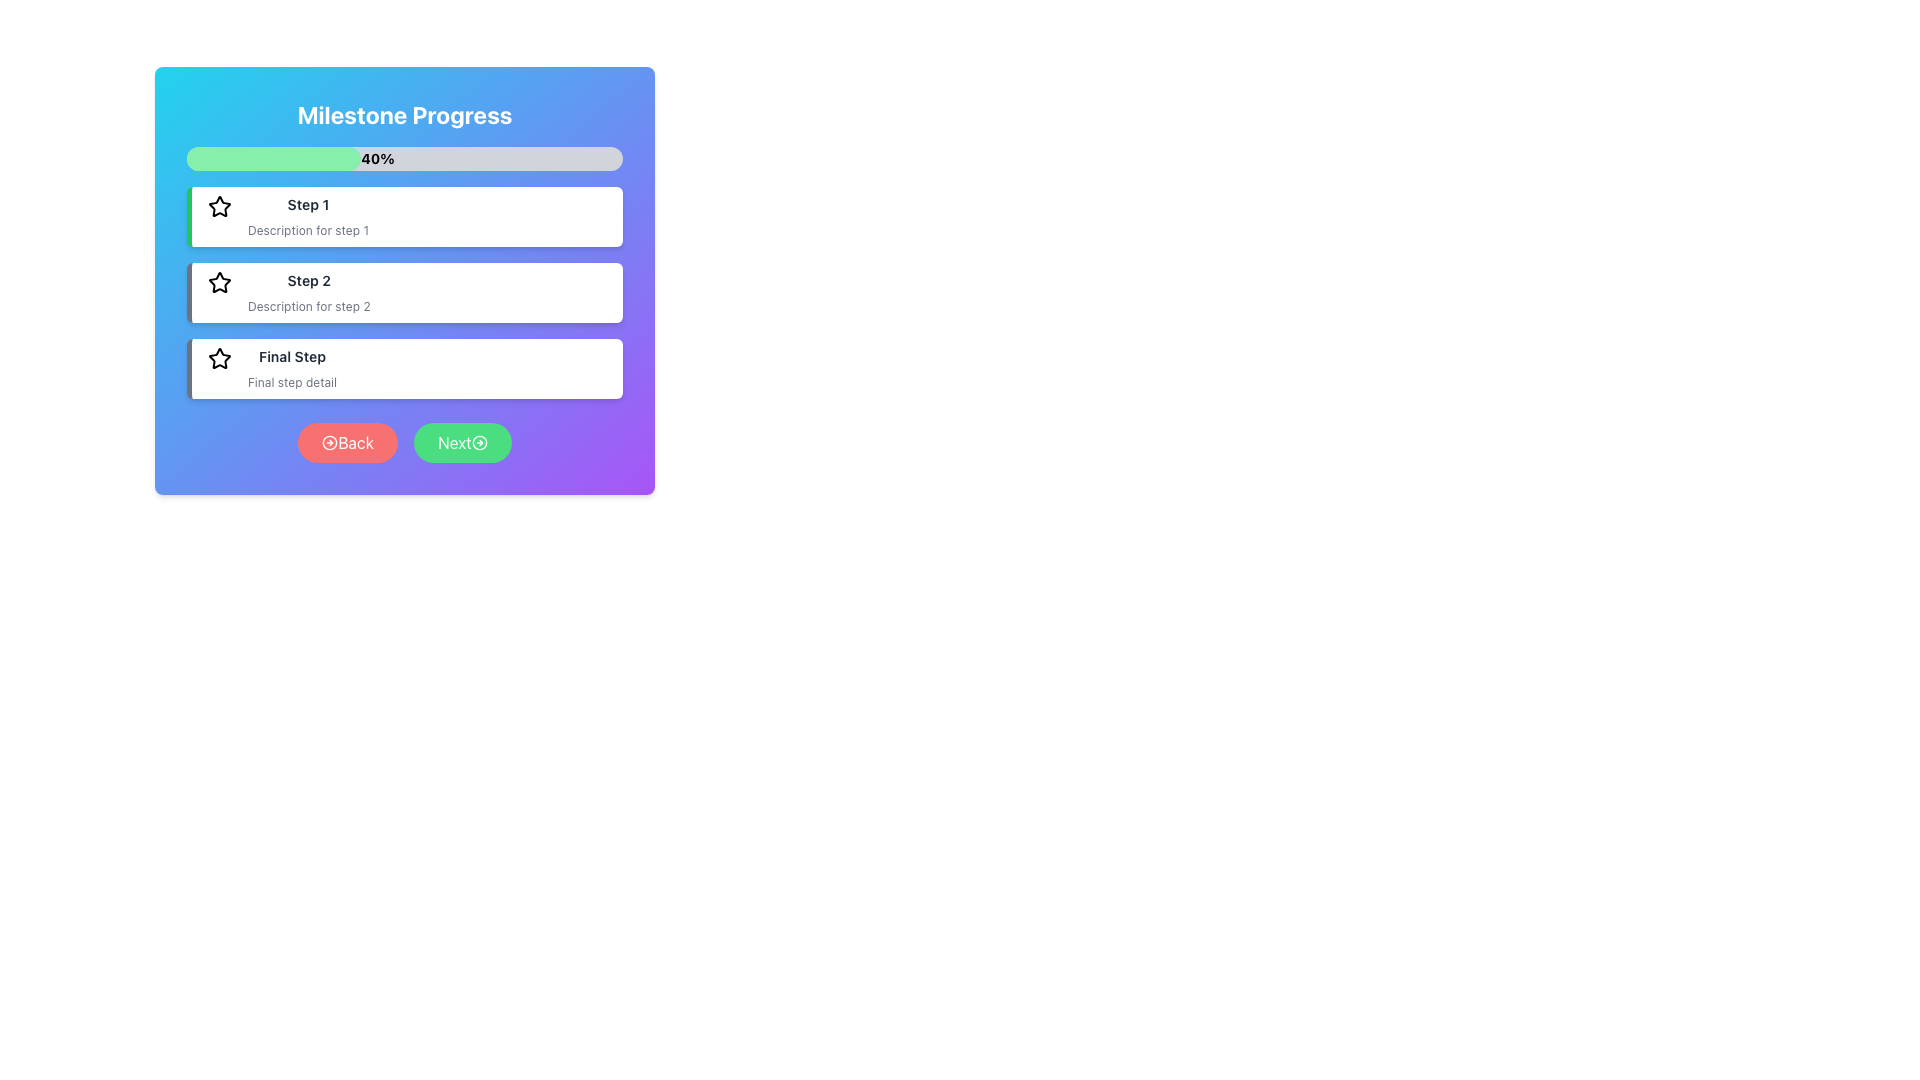  Describe the element at coordinates (461, 442) in the screenshot. I see `the navigation button located in the bottom-right section of the interface` at that location.